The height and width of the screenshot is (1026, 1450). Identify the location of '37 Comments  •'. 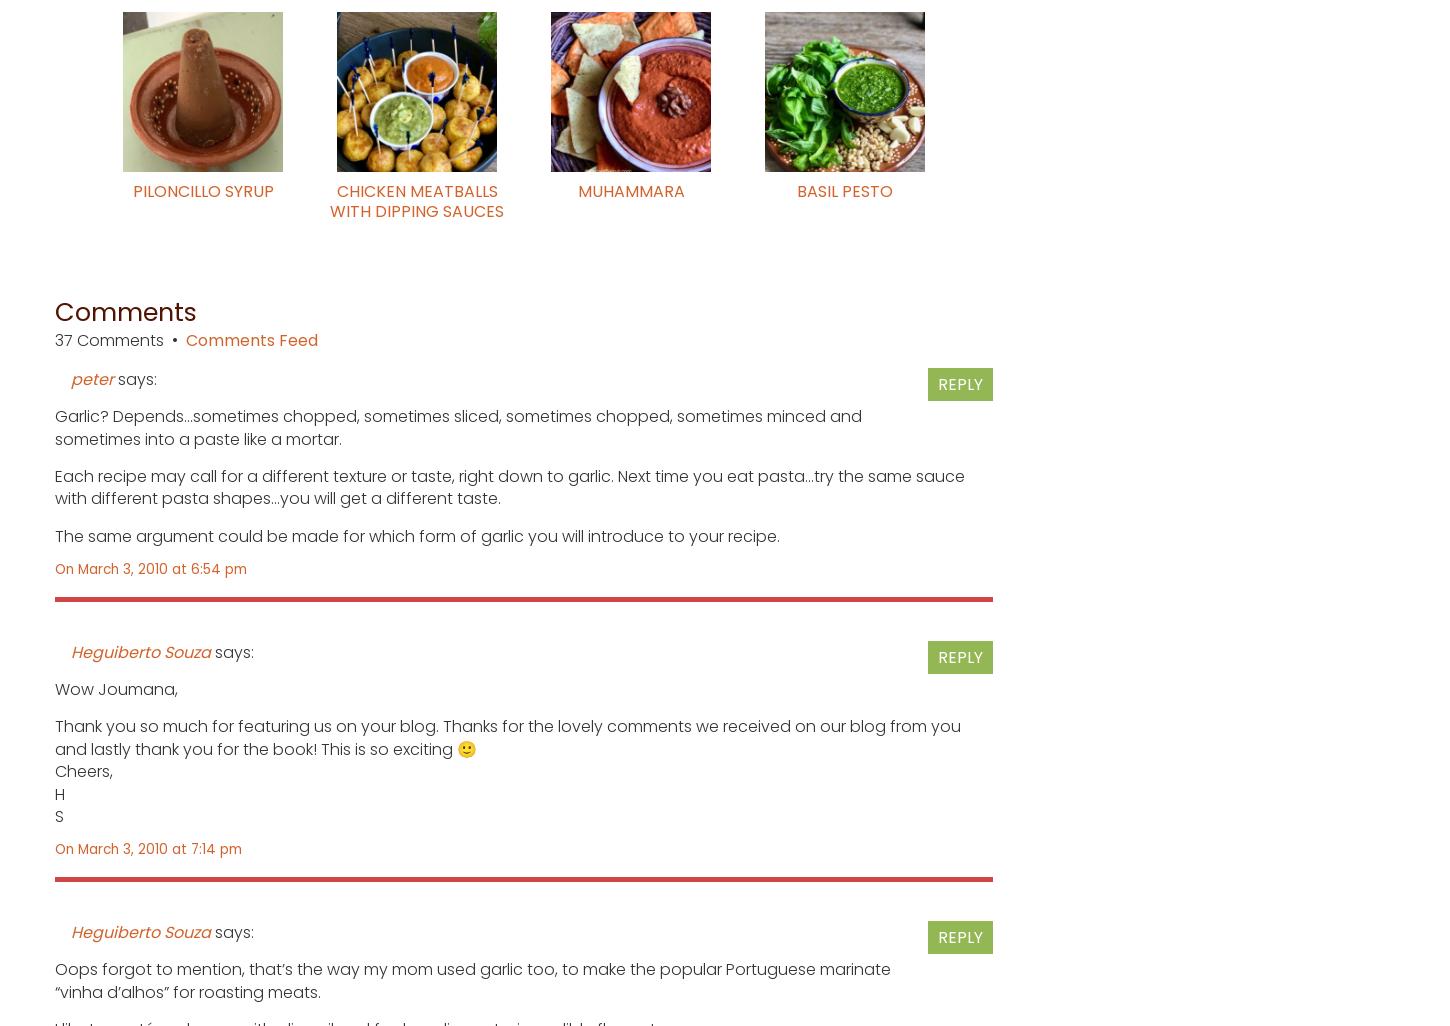
(54, 340).